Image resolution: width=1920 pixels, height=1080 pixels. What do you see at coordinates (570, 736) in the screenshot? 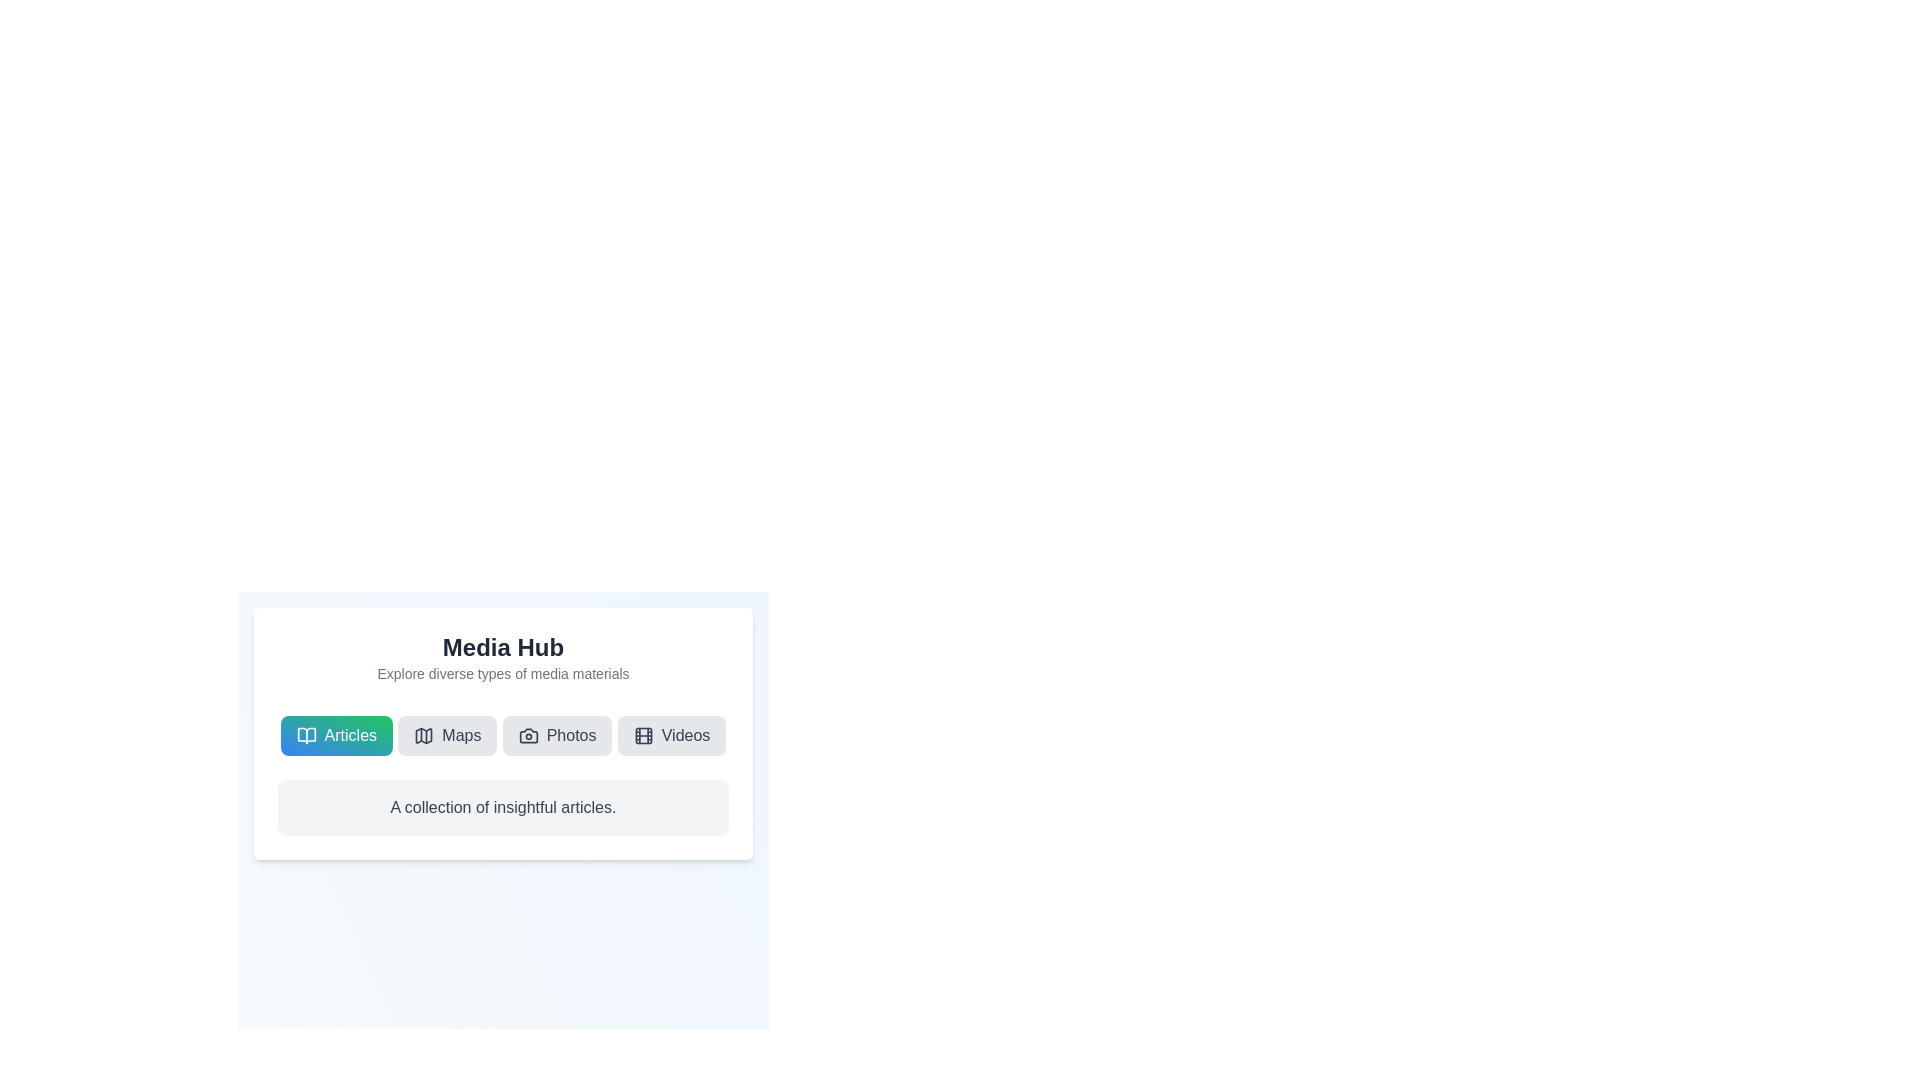
I see `the text label 'Photos' which is part of a button structure, located third from the left in a horizontal set of items below the 'Media Hub' heading` at bounding box center [570, 736].